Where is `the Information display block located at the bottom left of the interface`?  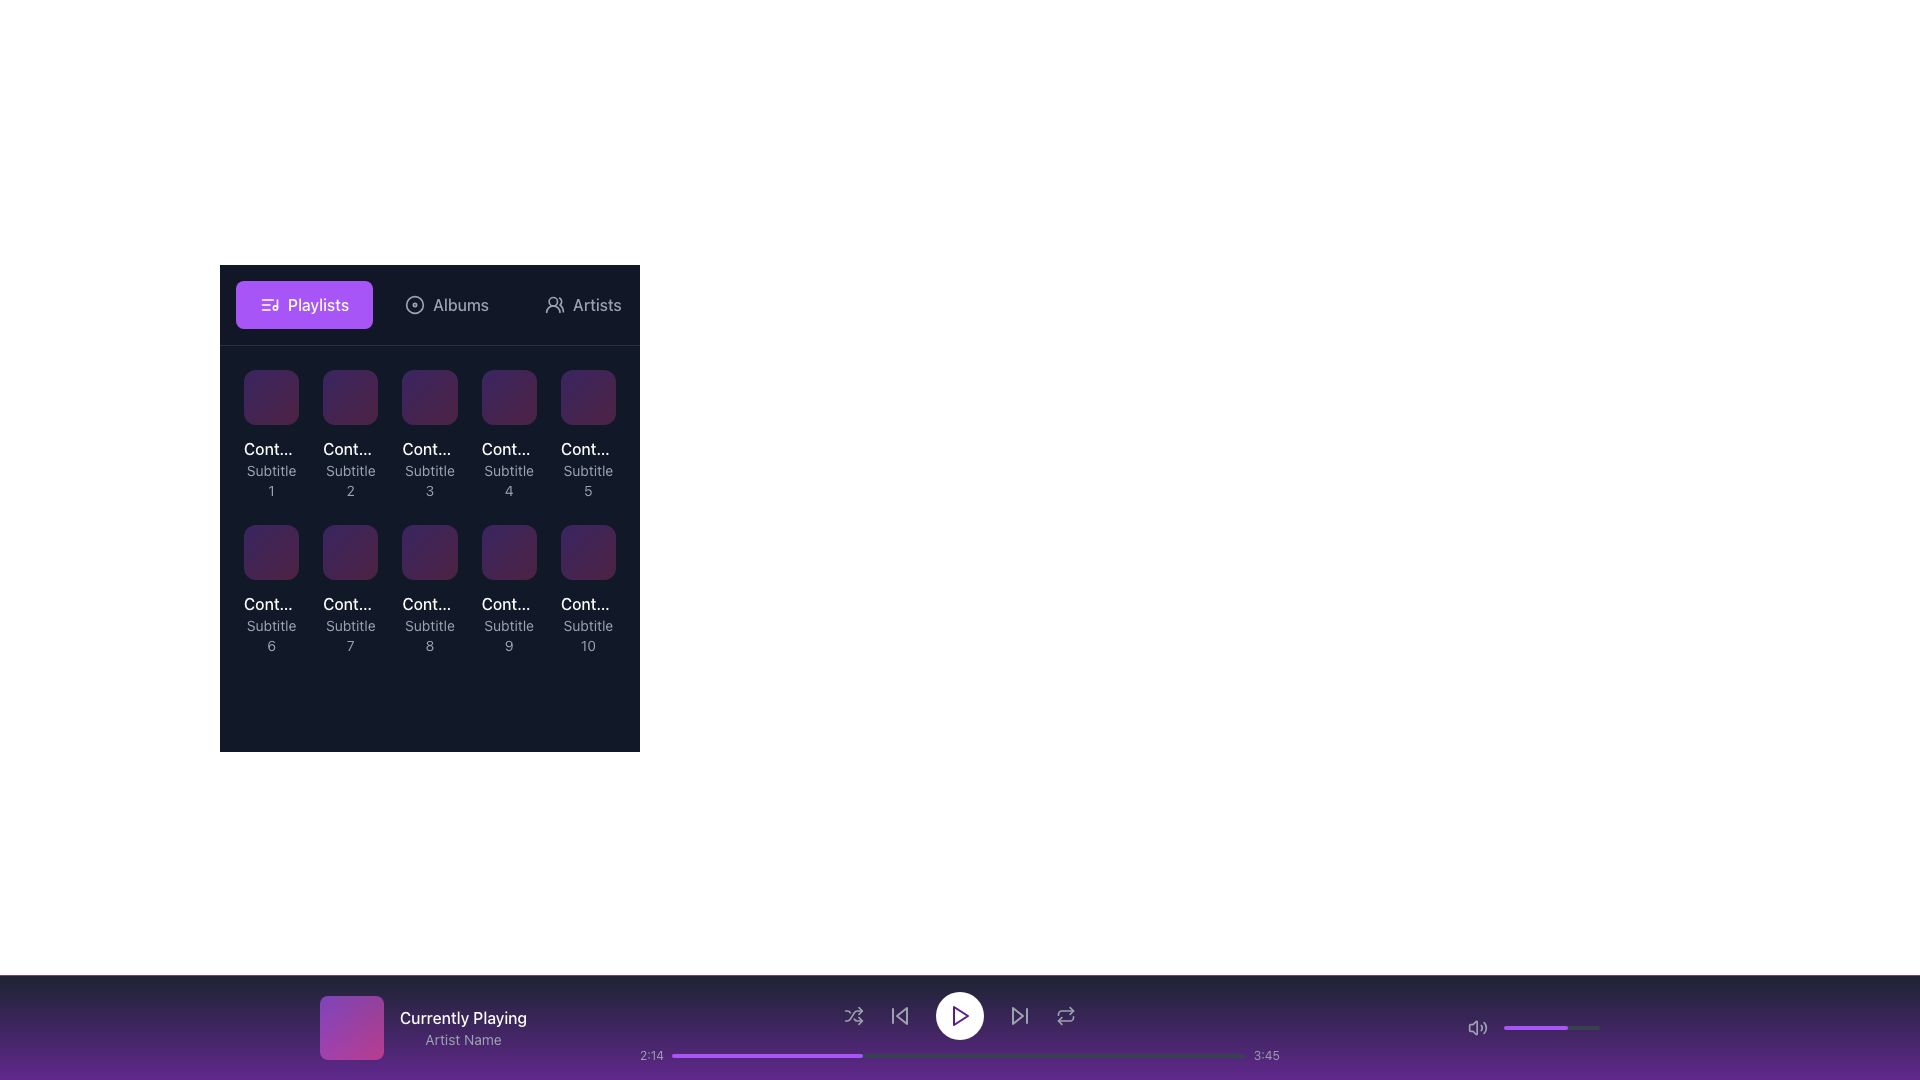
the Information display block located at the bottom left of the interface is located at coordinates (480, 1028).